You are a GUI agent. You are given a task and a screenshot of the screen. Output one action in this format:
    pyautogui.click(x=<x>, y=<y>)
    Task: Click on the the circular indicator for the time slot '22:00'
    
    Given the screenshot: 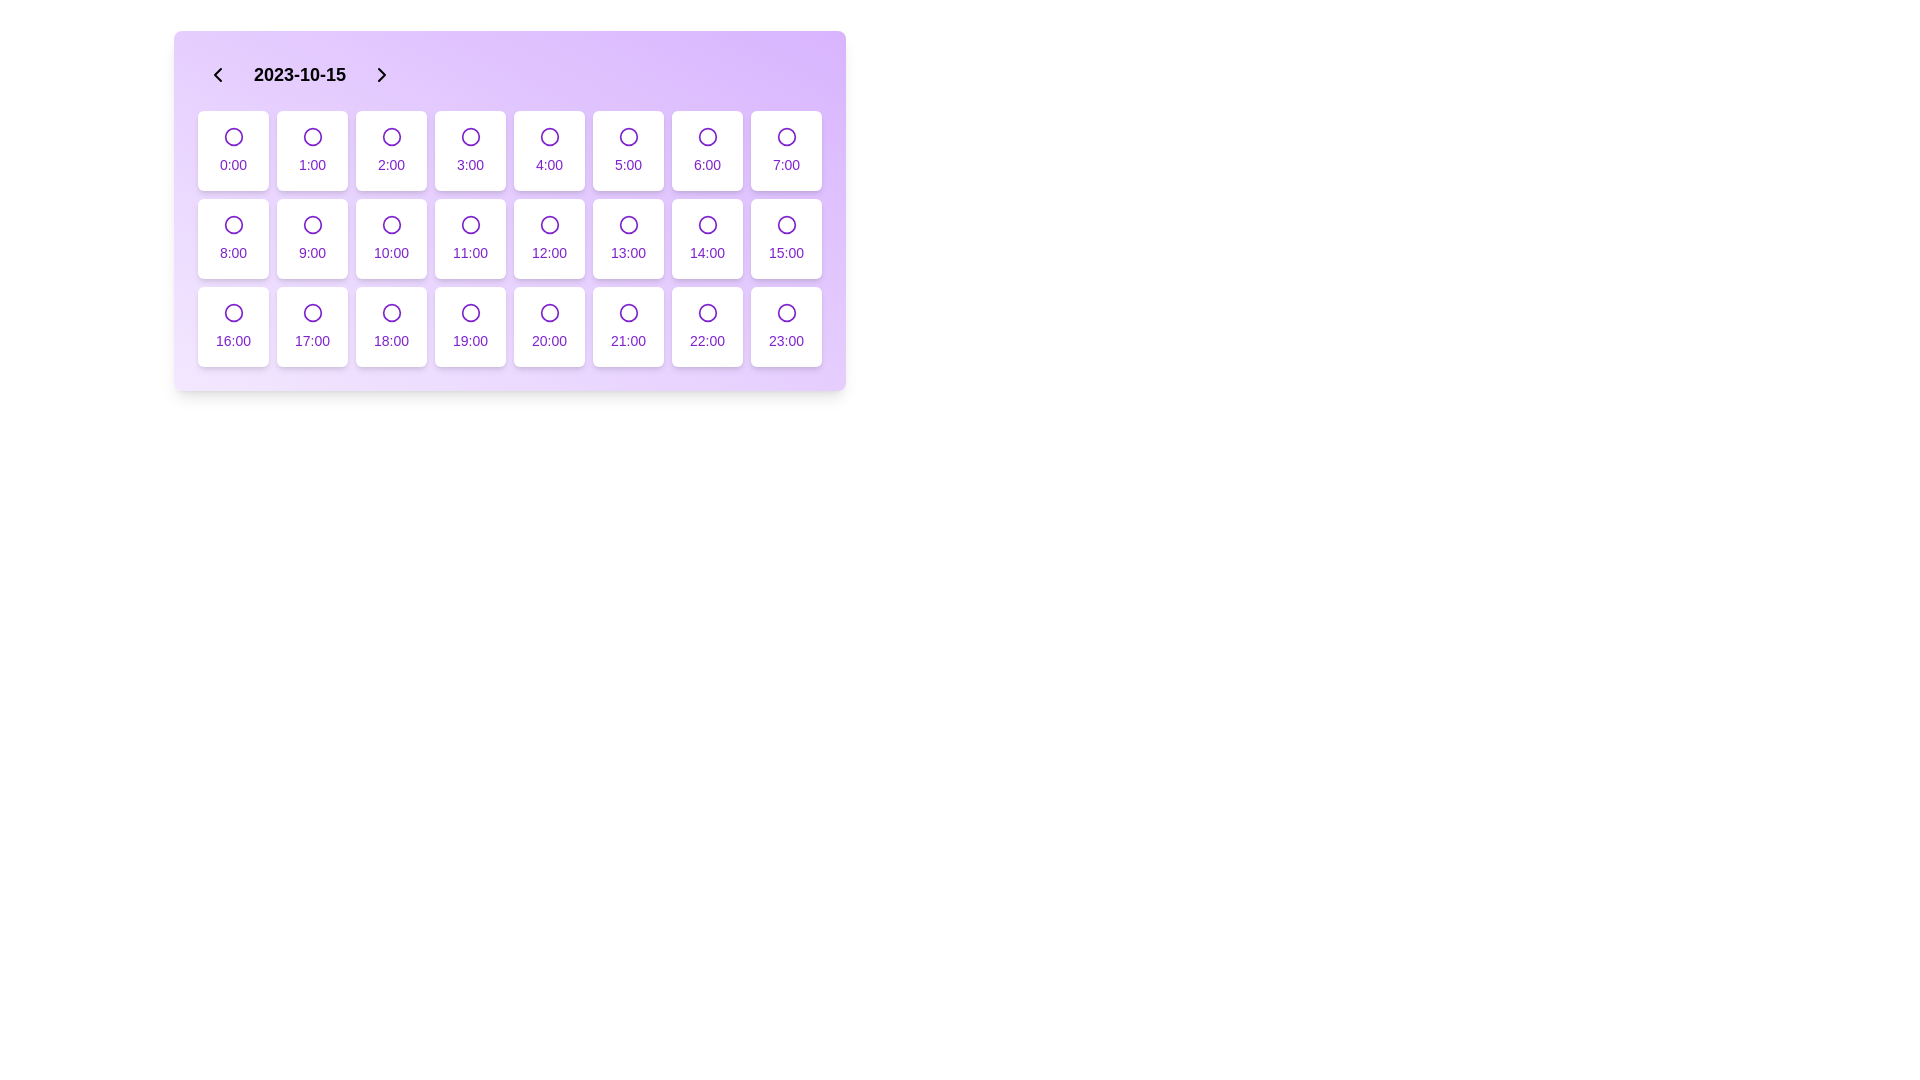 What is the action you would take?
    pyautogui.click(x=707, y=312)
    